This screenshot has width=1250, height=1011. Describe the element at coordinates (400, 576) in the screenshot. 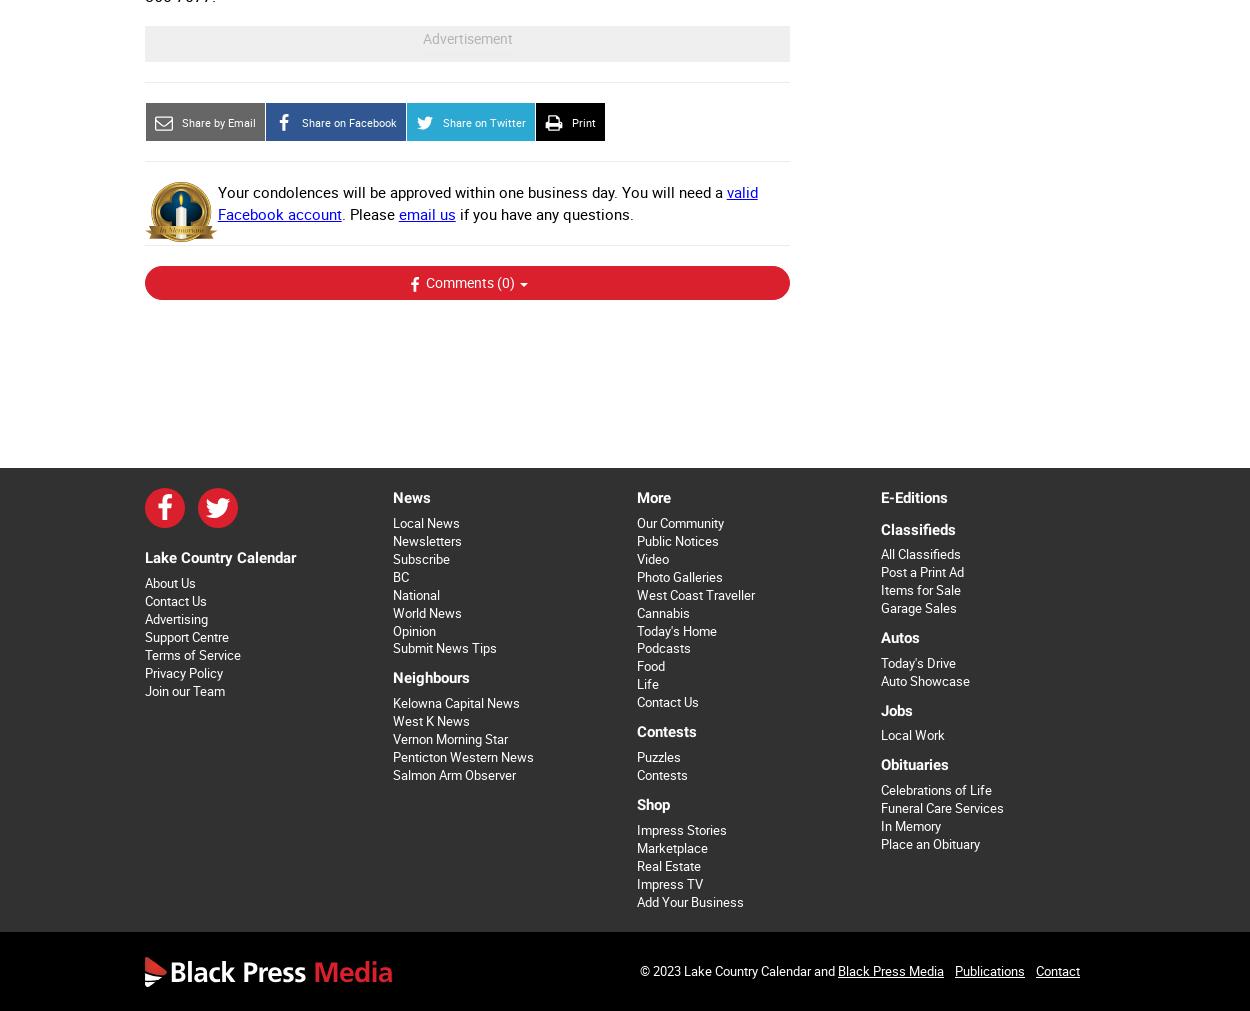

I see `'BC'` at that location.